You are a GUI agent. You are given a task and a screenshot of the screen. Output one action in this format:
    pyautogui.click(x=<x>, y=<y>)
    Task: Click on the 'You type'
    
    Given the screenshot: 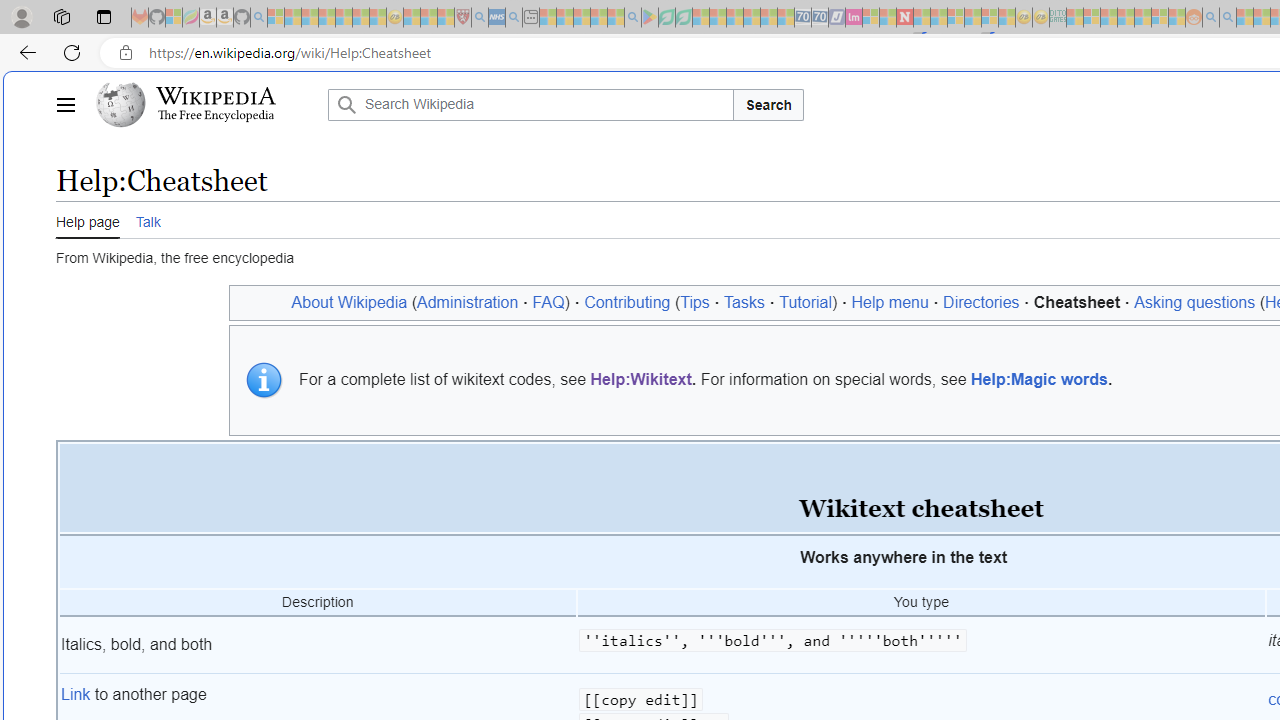 What is the action you would take?
    pyautogui.click(x=920, y=602)
    